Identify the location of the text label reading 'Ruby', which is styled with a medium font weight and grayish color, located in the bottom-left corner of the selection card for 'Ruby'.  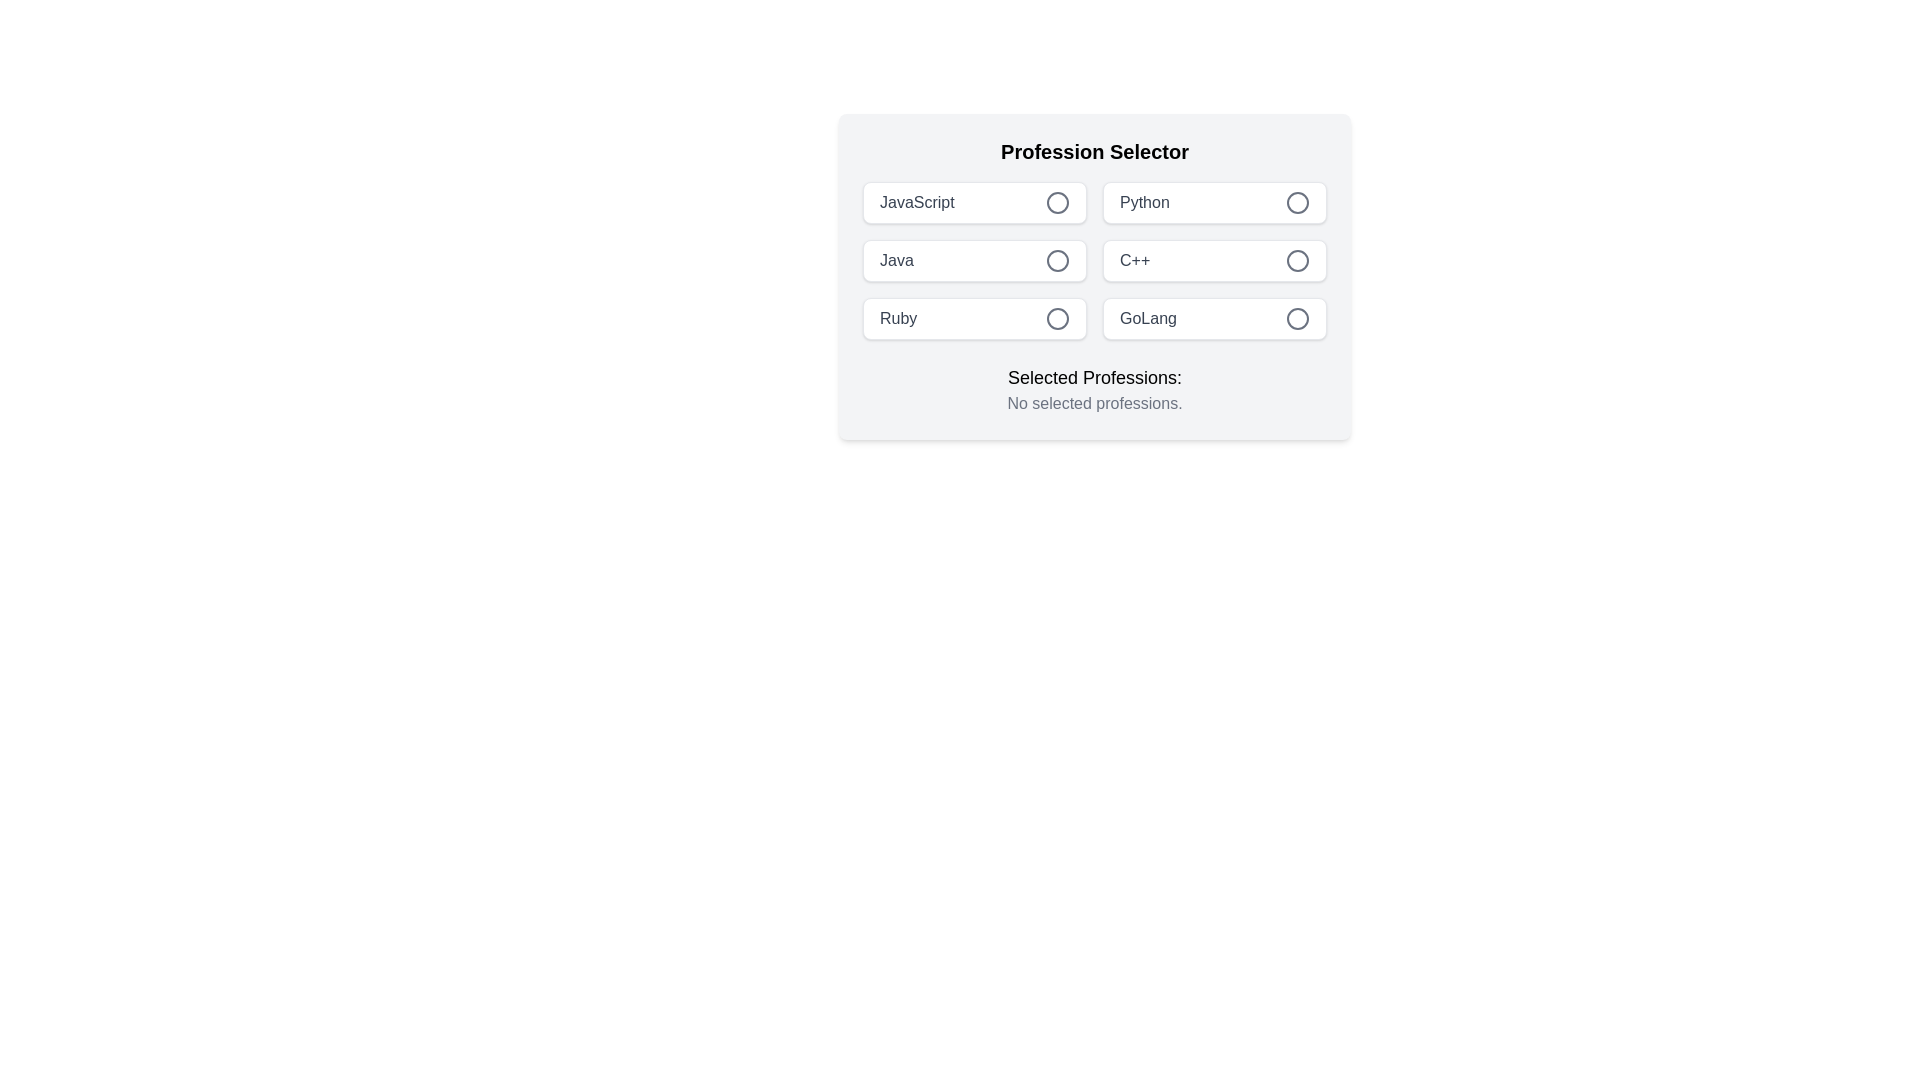
(897, 318).